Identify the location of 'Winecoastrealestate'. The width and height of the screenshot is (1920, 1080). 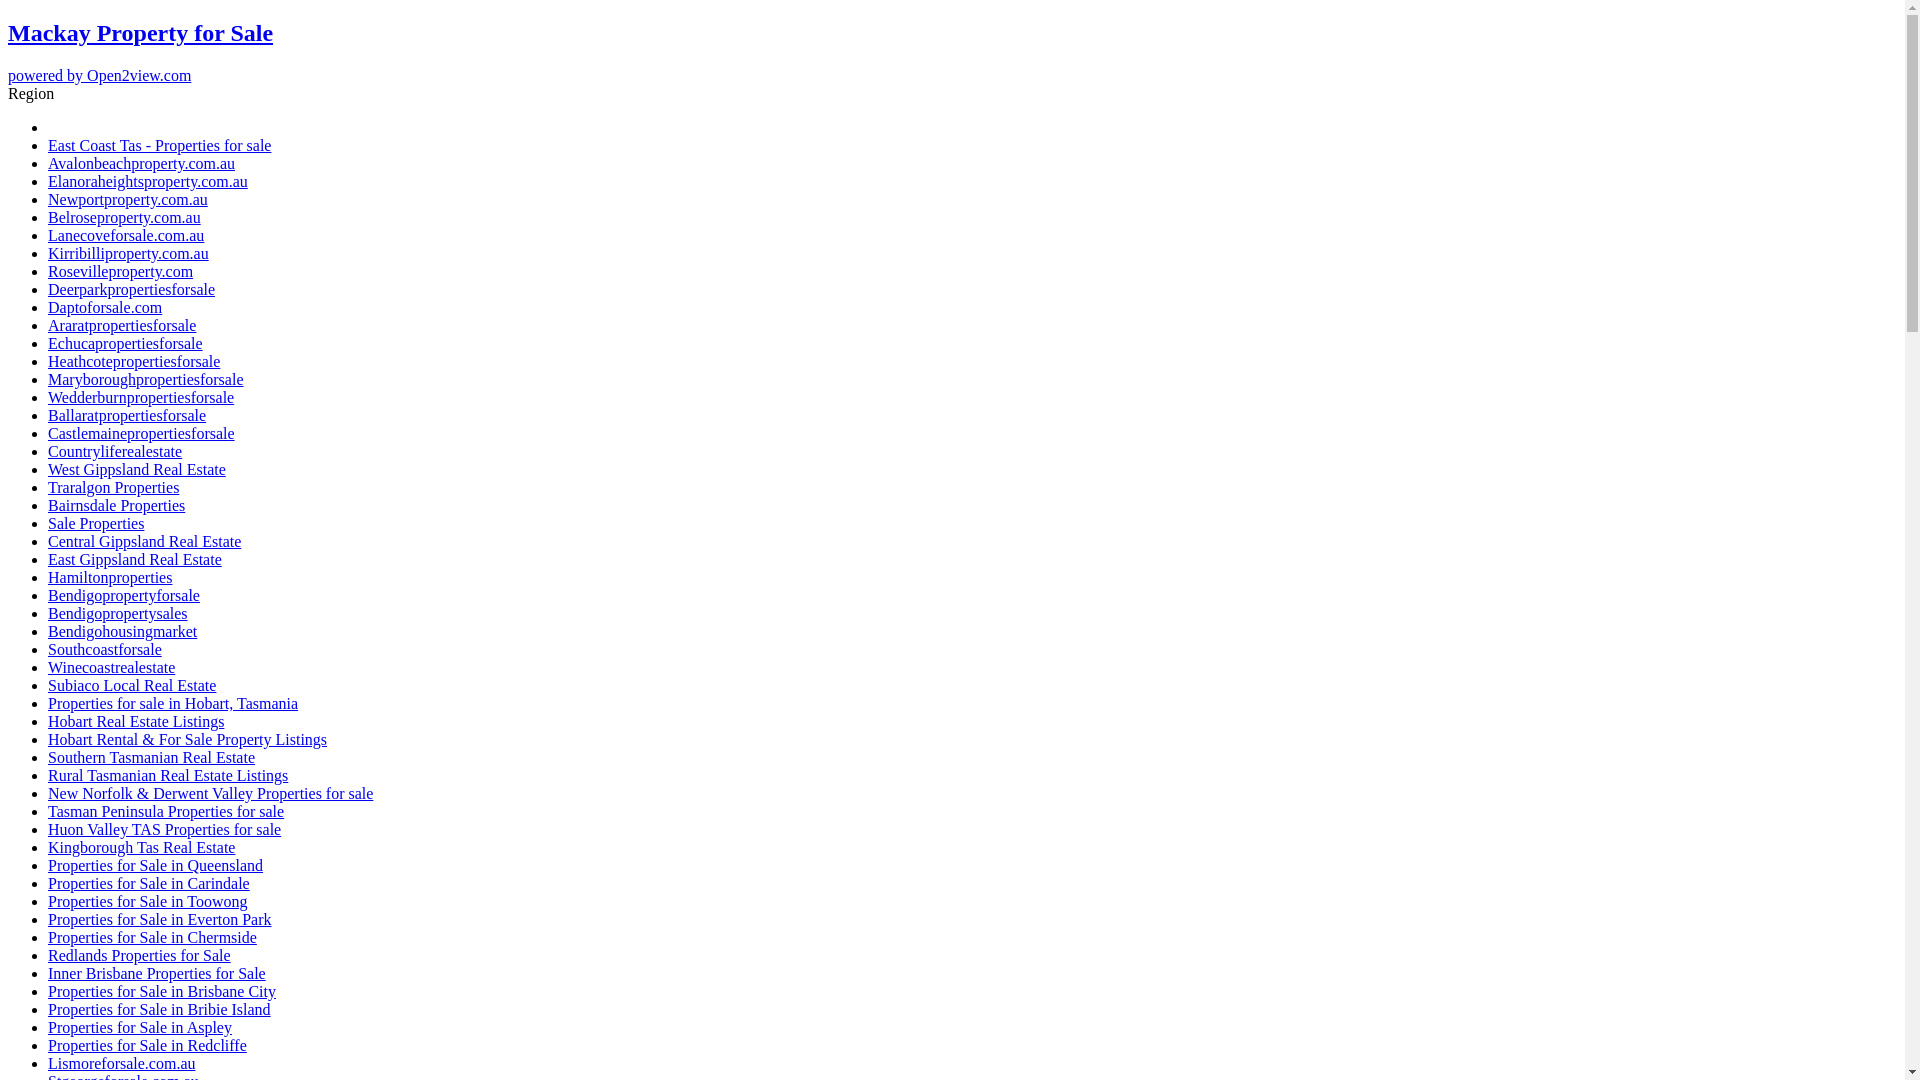
(110, 667).